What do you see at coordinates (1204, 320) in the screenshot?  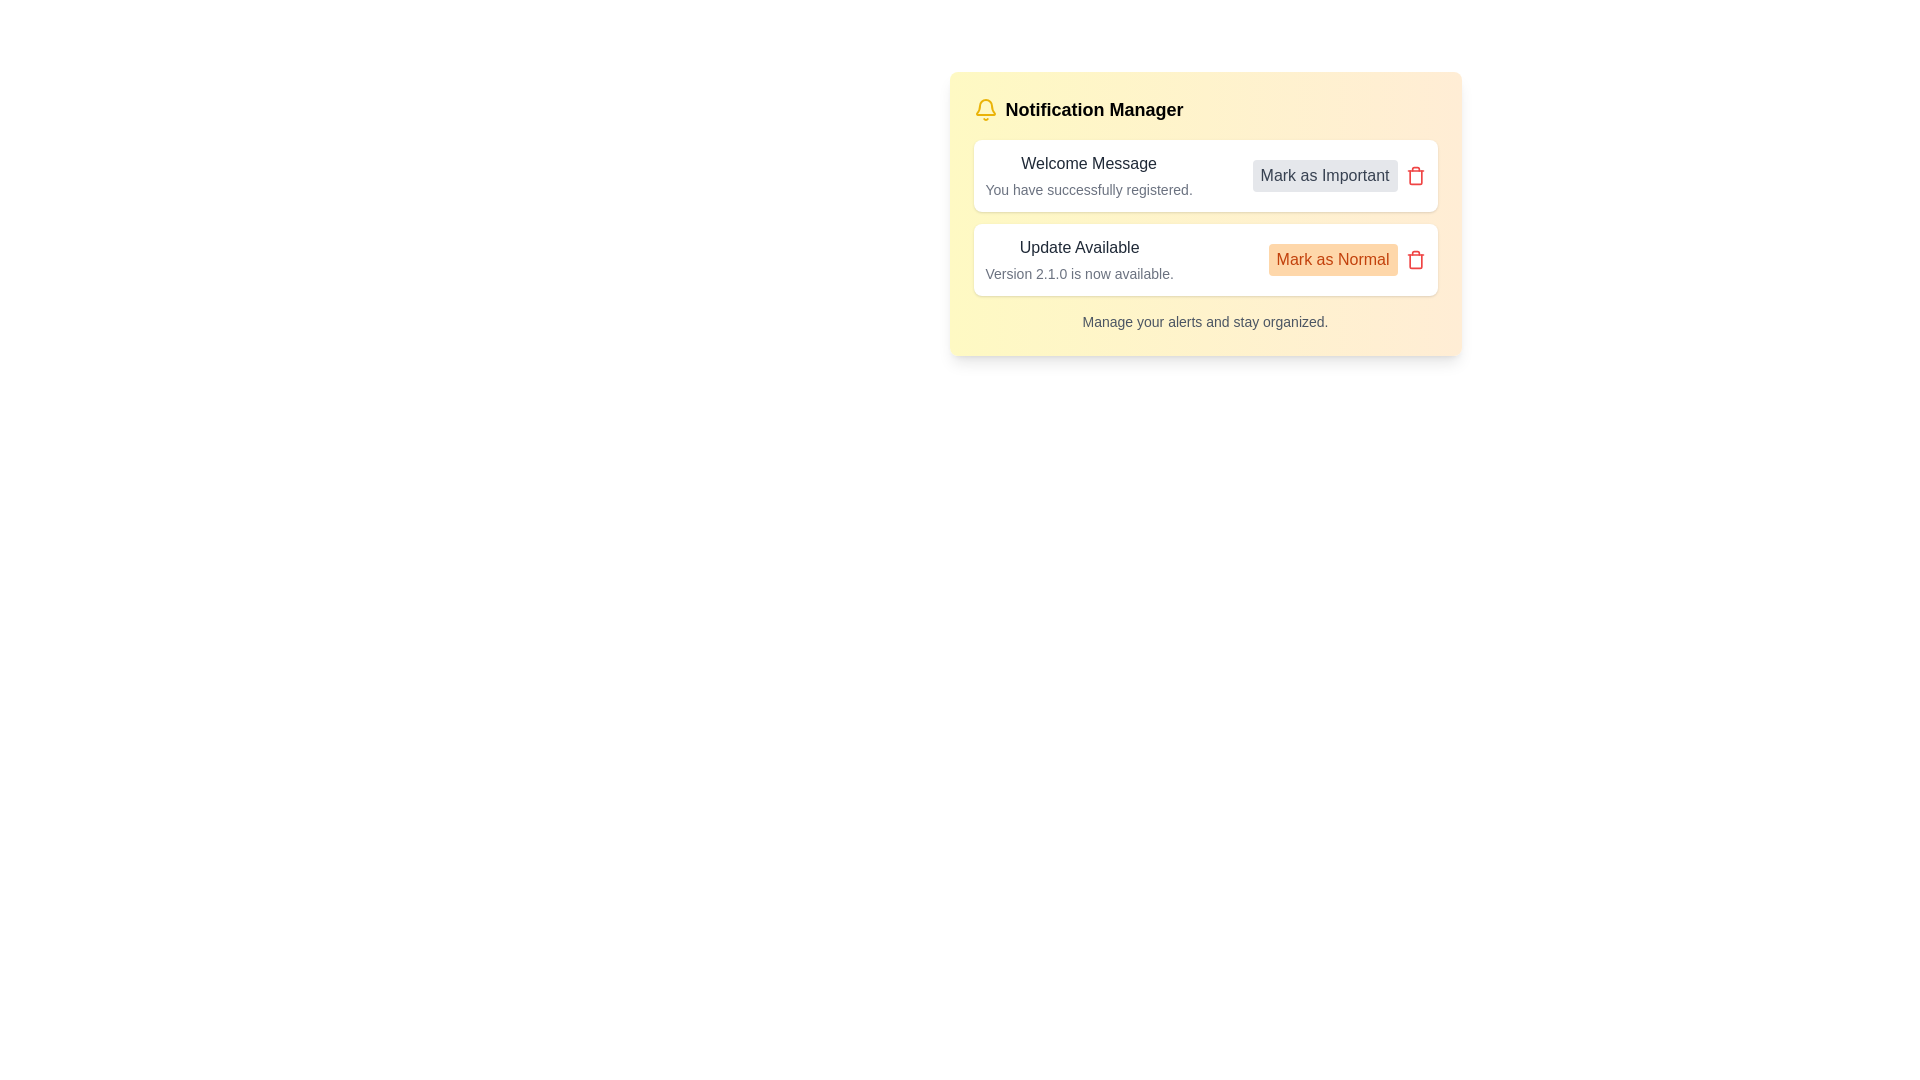 I see `text label that says 'Manage your alerts and stay organized.' located below the 'Update Available' section in the Notification Manager component` at bounding box center [1204, 320].